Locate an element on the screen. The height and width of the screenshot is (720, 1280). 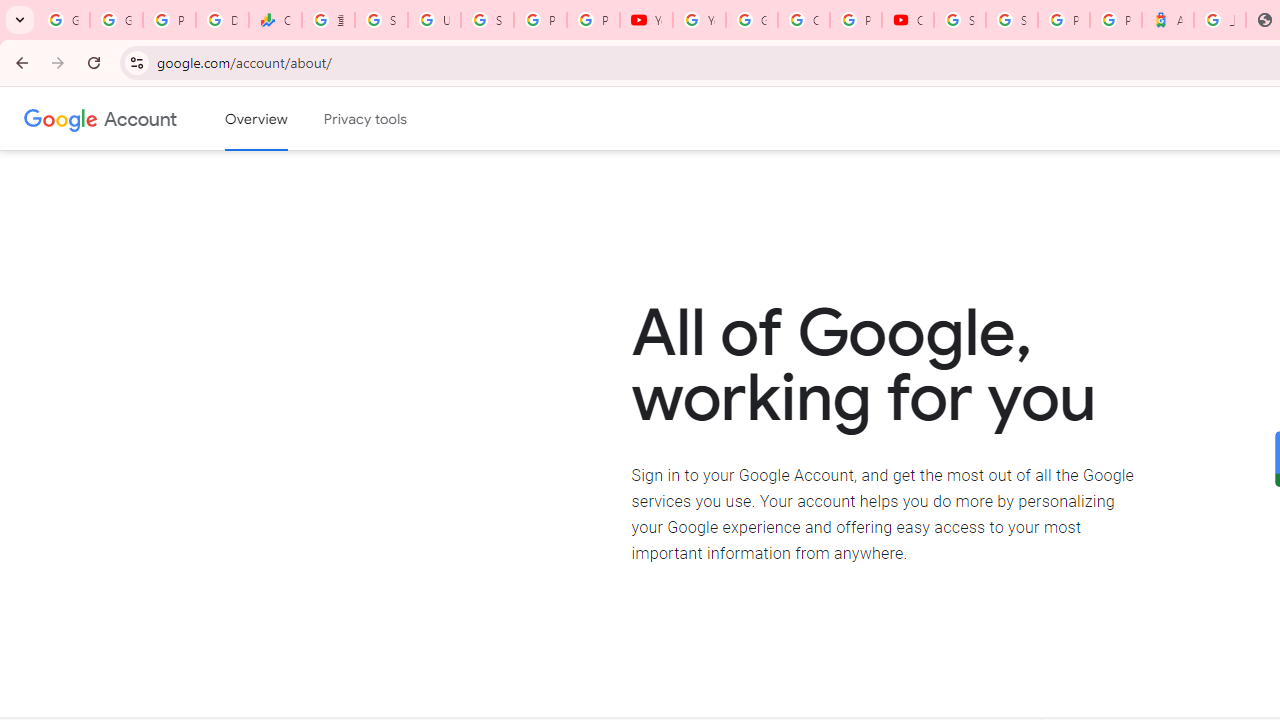
'Google Account overview' is located at coordinates (255, 119).